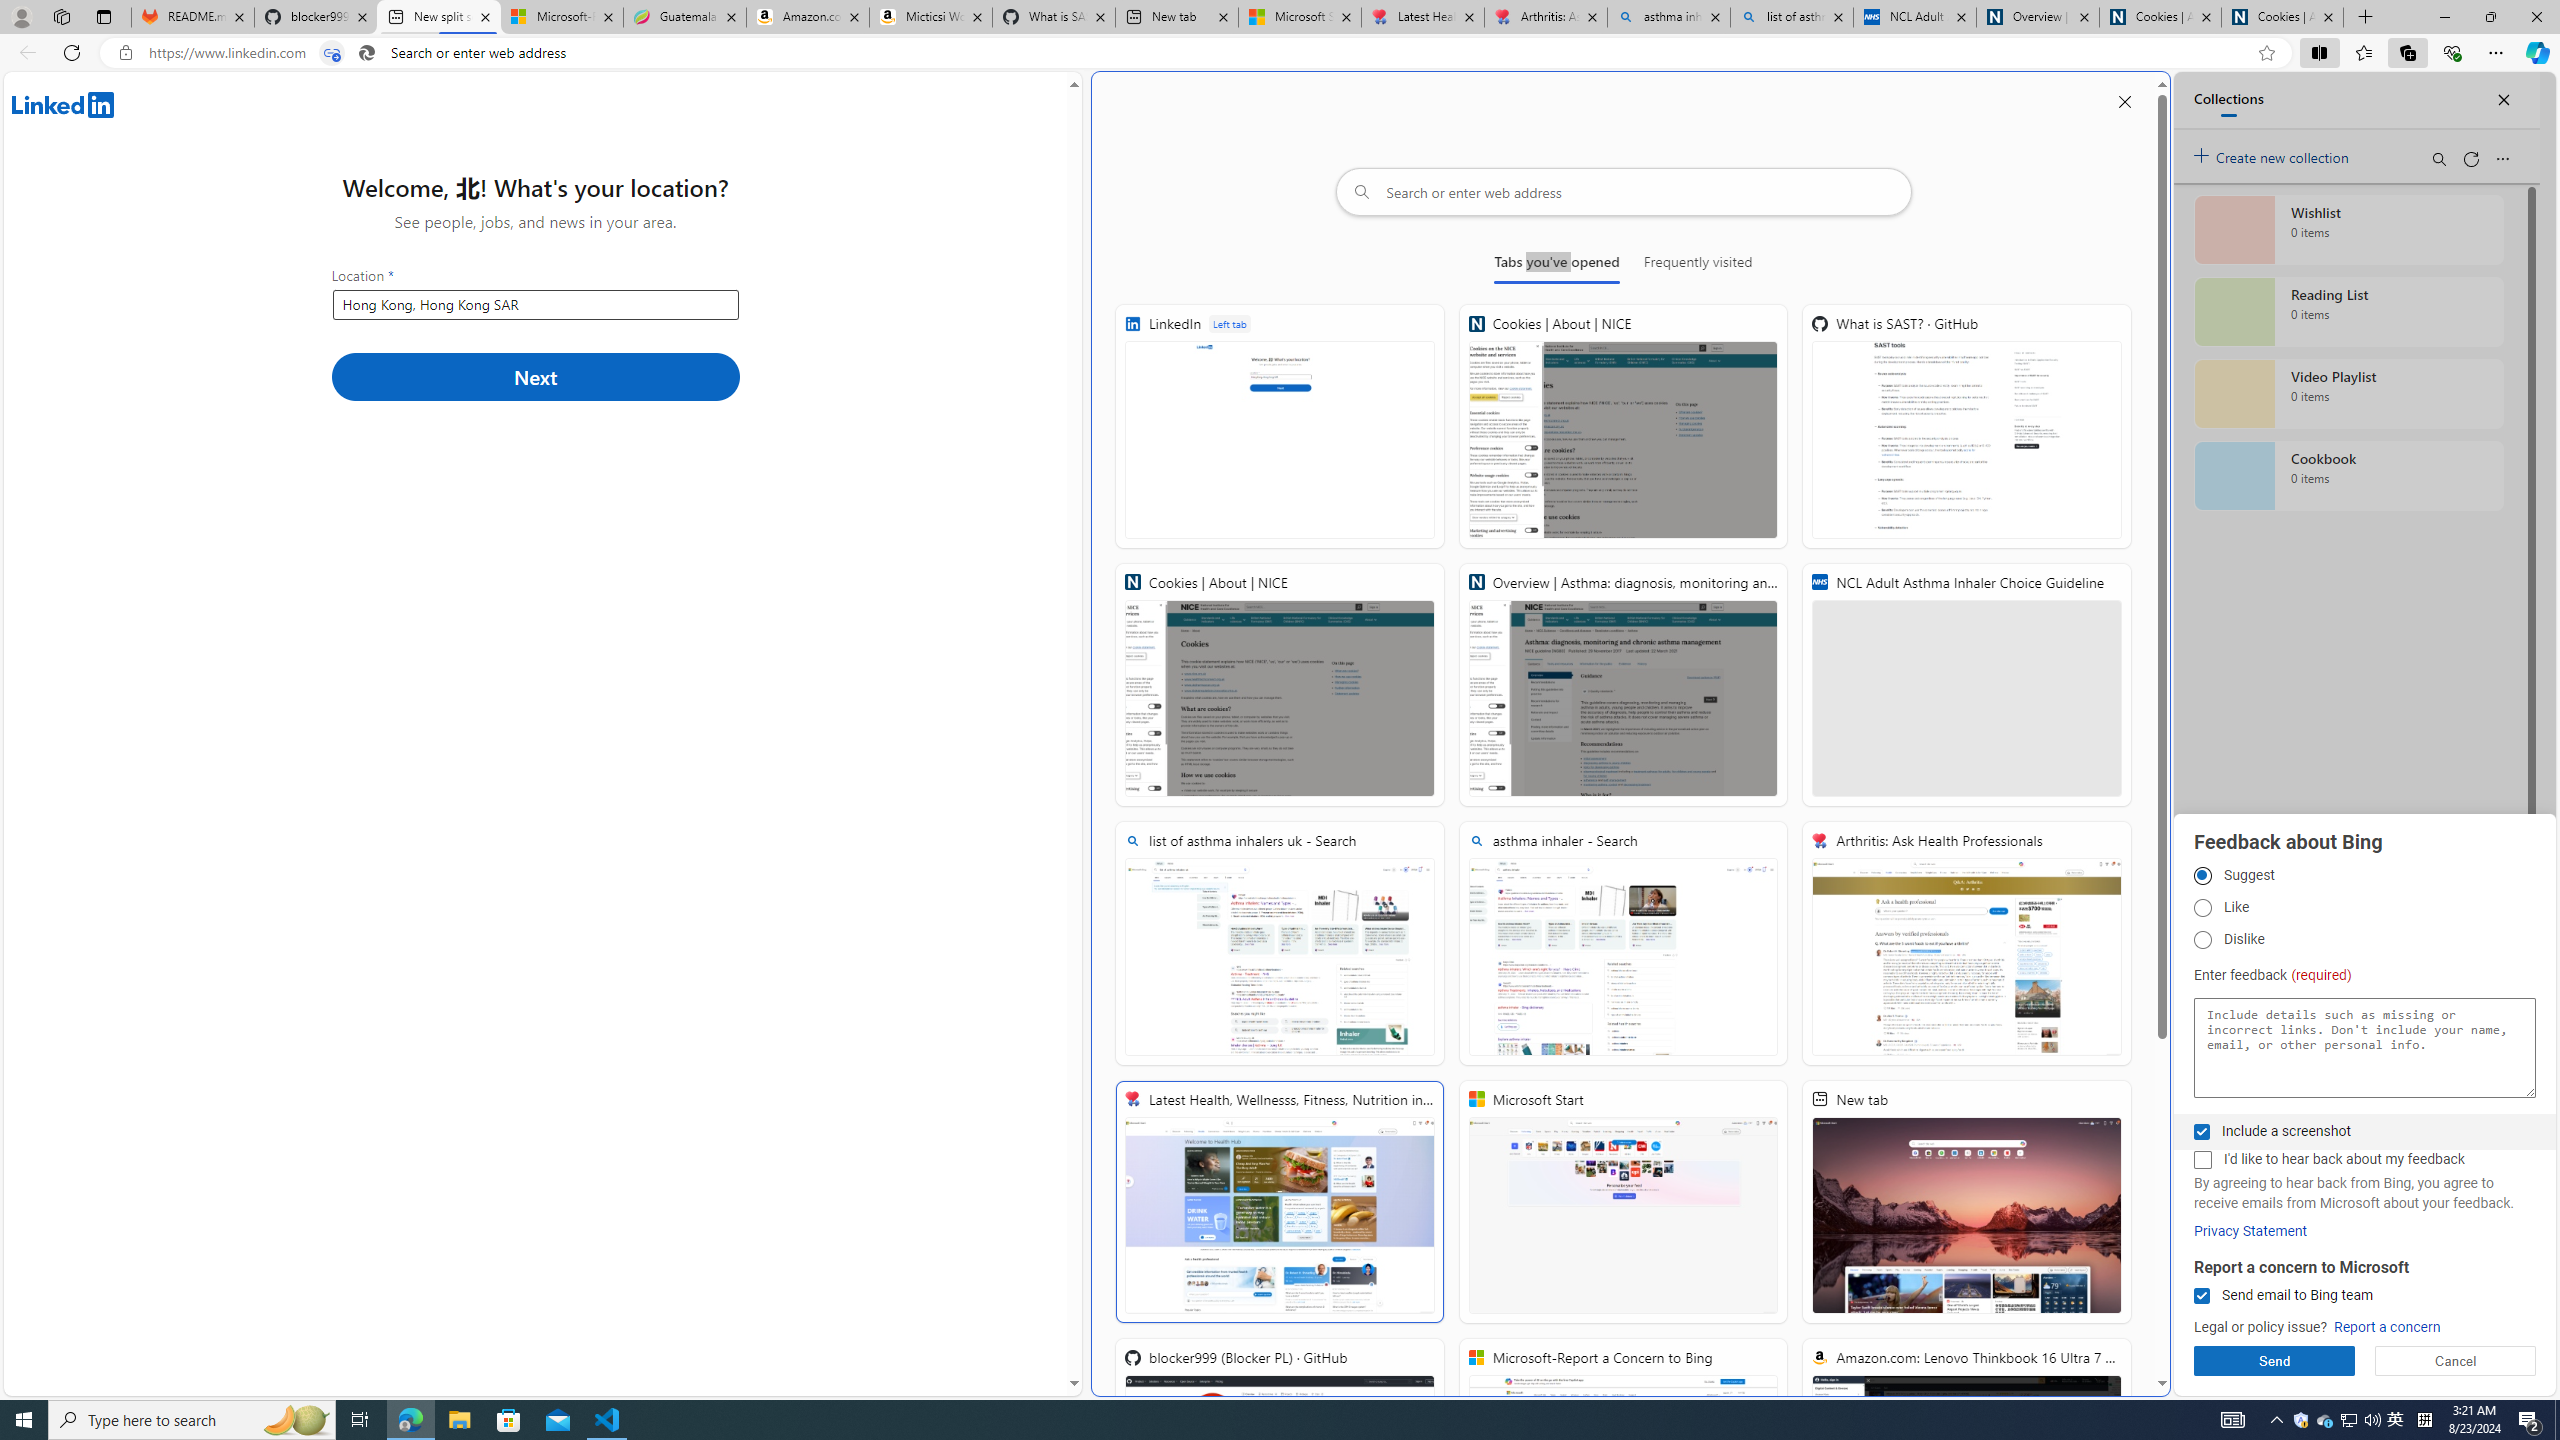  I want to click on 'Search or enter web address', so click(1622, 191).